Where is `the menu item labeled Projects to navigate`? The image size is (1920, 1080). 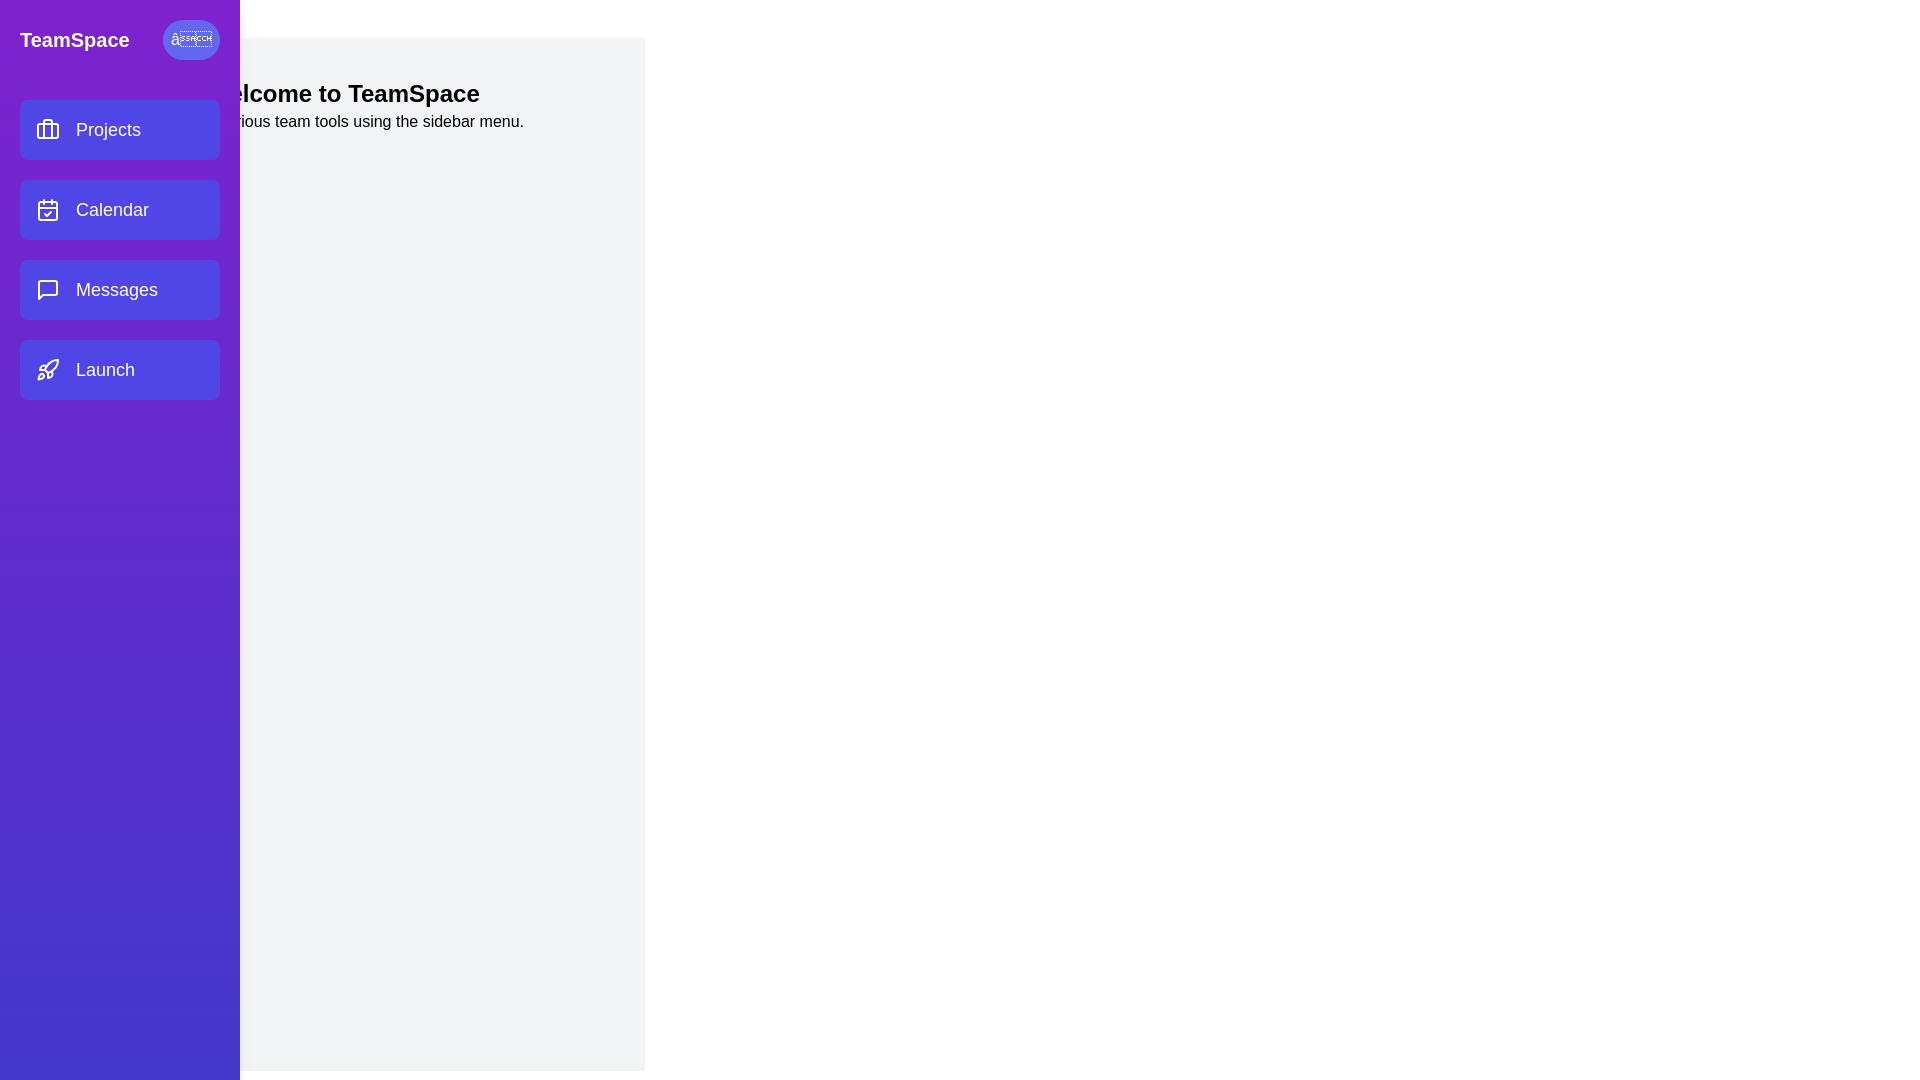 the menu item labeled Projects to navigate is located at coordinates (119, 130).